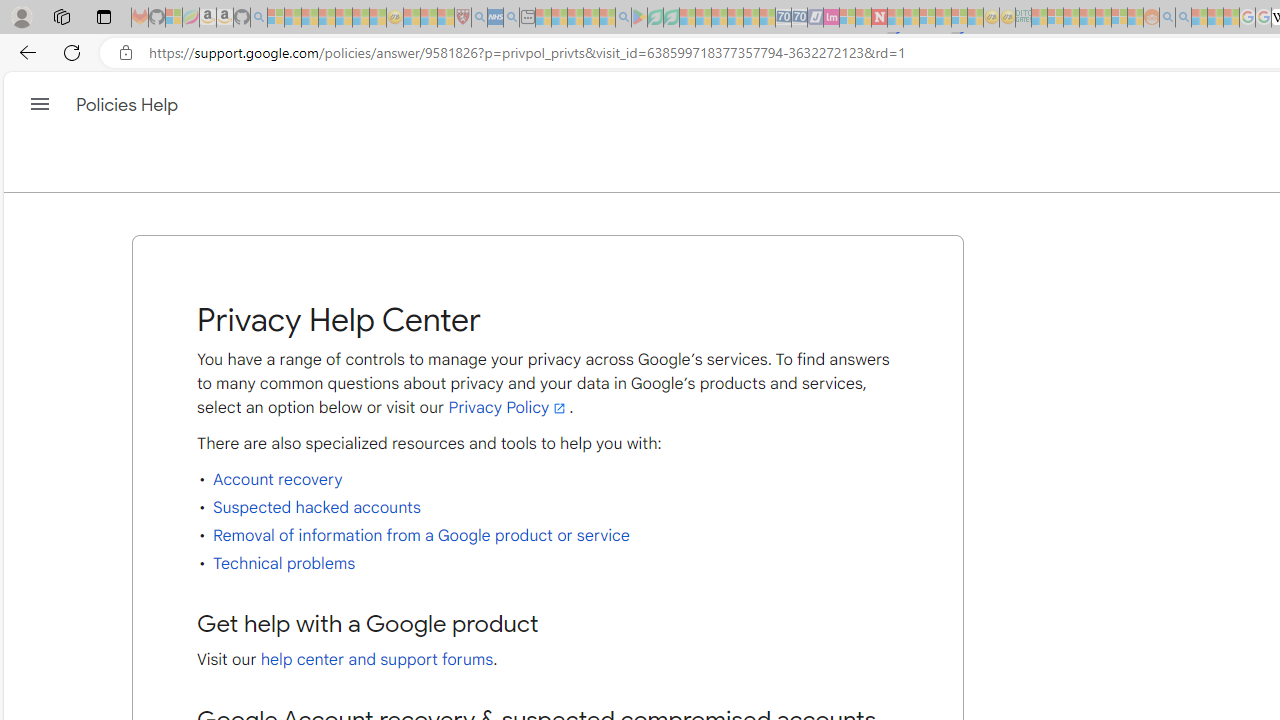 The height and width of the screenshot is (720, 1280). Describe the element at coordinates (315, 506) in the screenshot. I see `'Suspected hacked accounts'` at that location.